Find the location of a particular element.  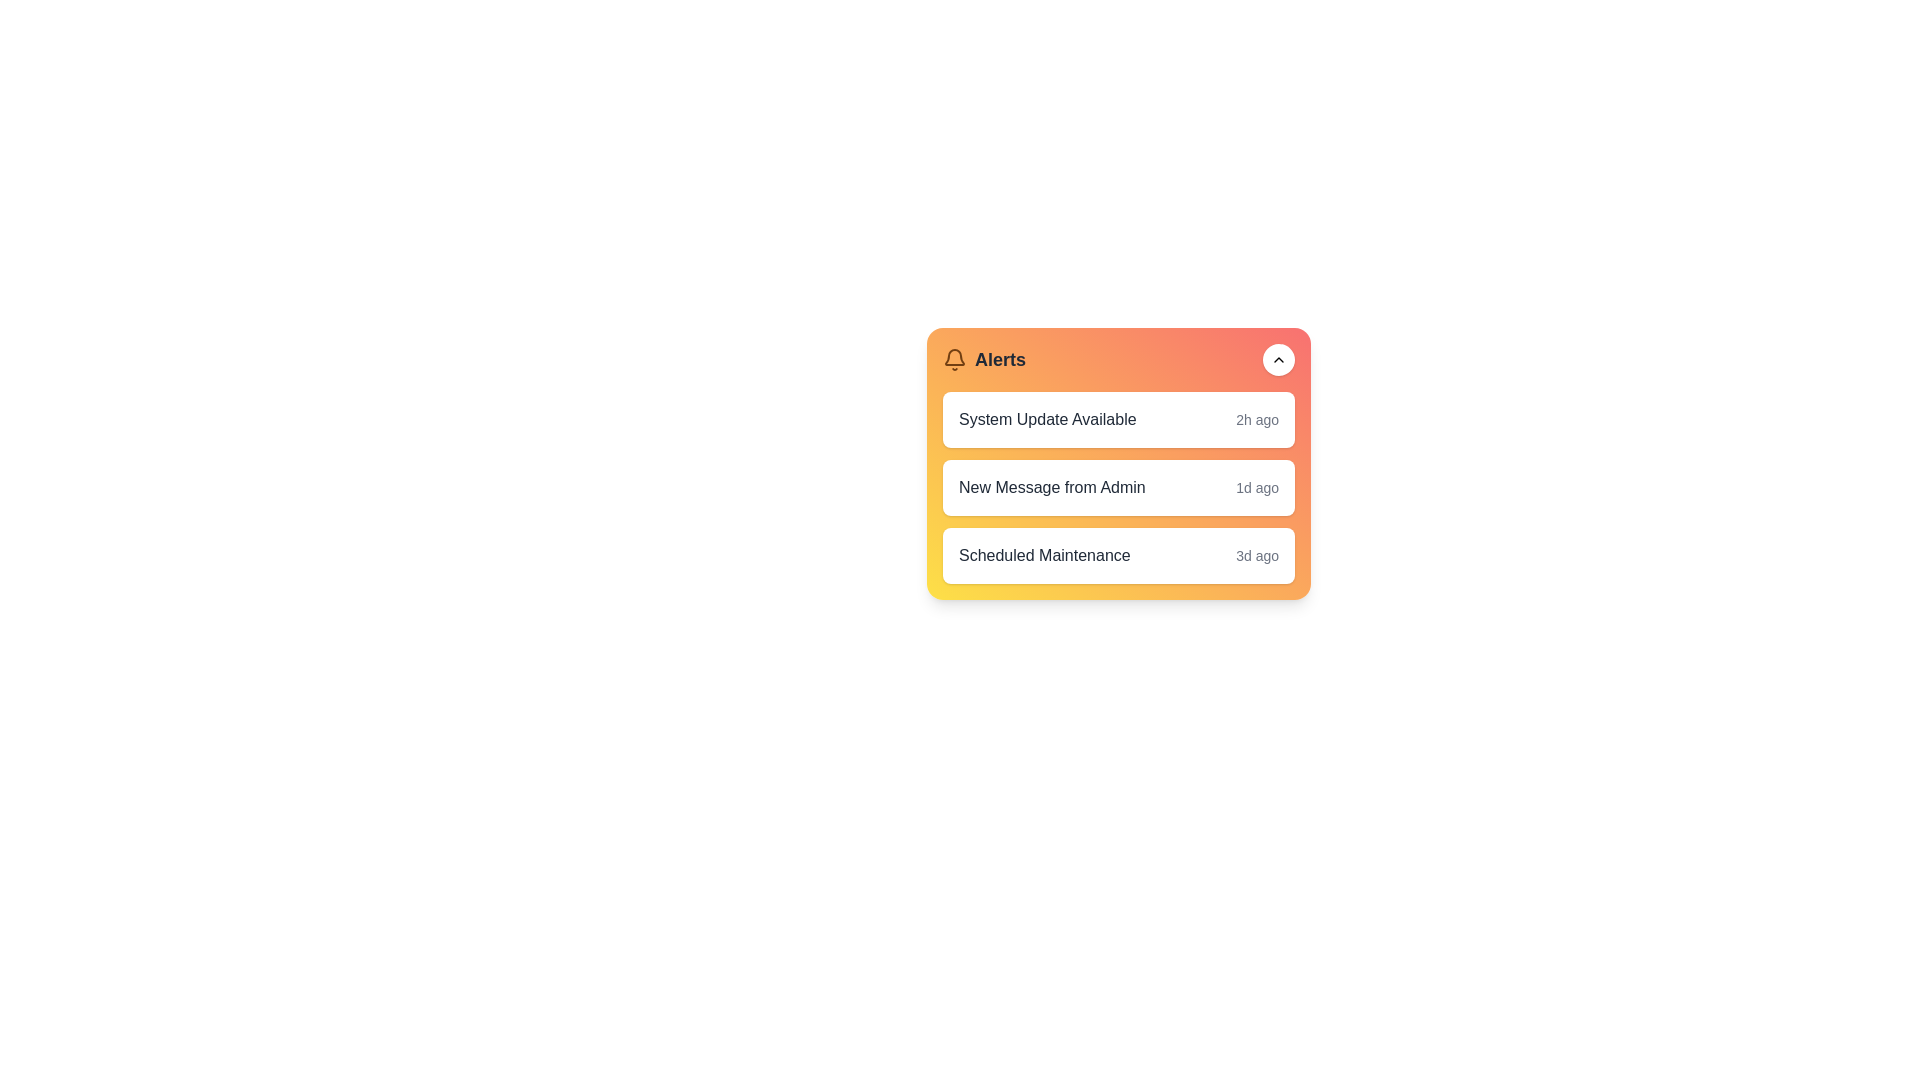

the toggle button to change the visibility of the AlertMenu is located at coordinates (1277, 358).